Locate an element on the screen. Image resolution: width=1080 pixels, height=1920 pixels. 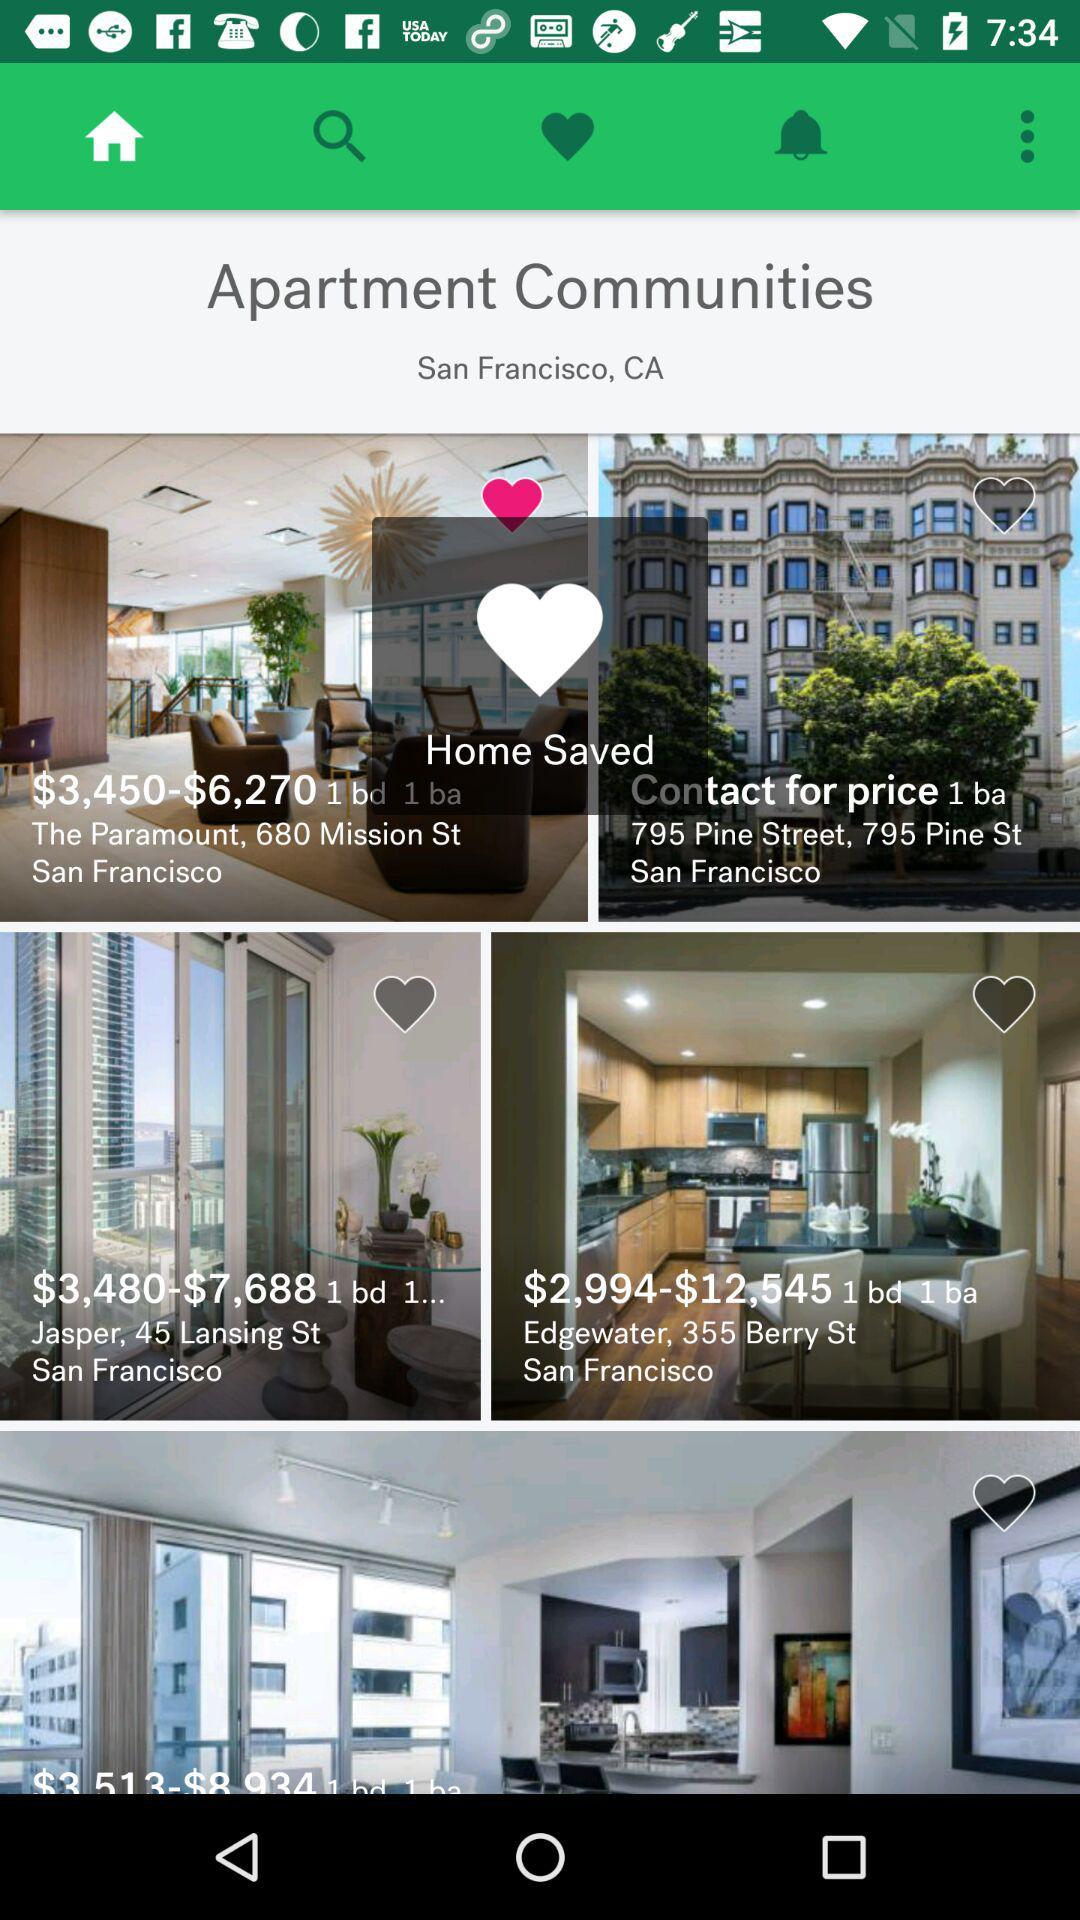
open favorites menu is located at coordinates (567, 135).